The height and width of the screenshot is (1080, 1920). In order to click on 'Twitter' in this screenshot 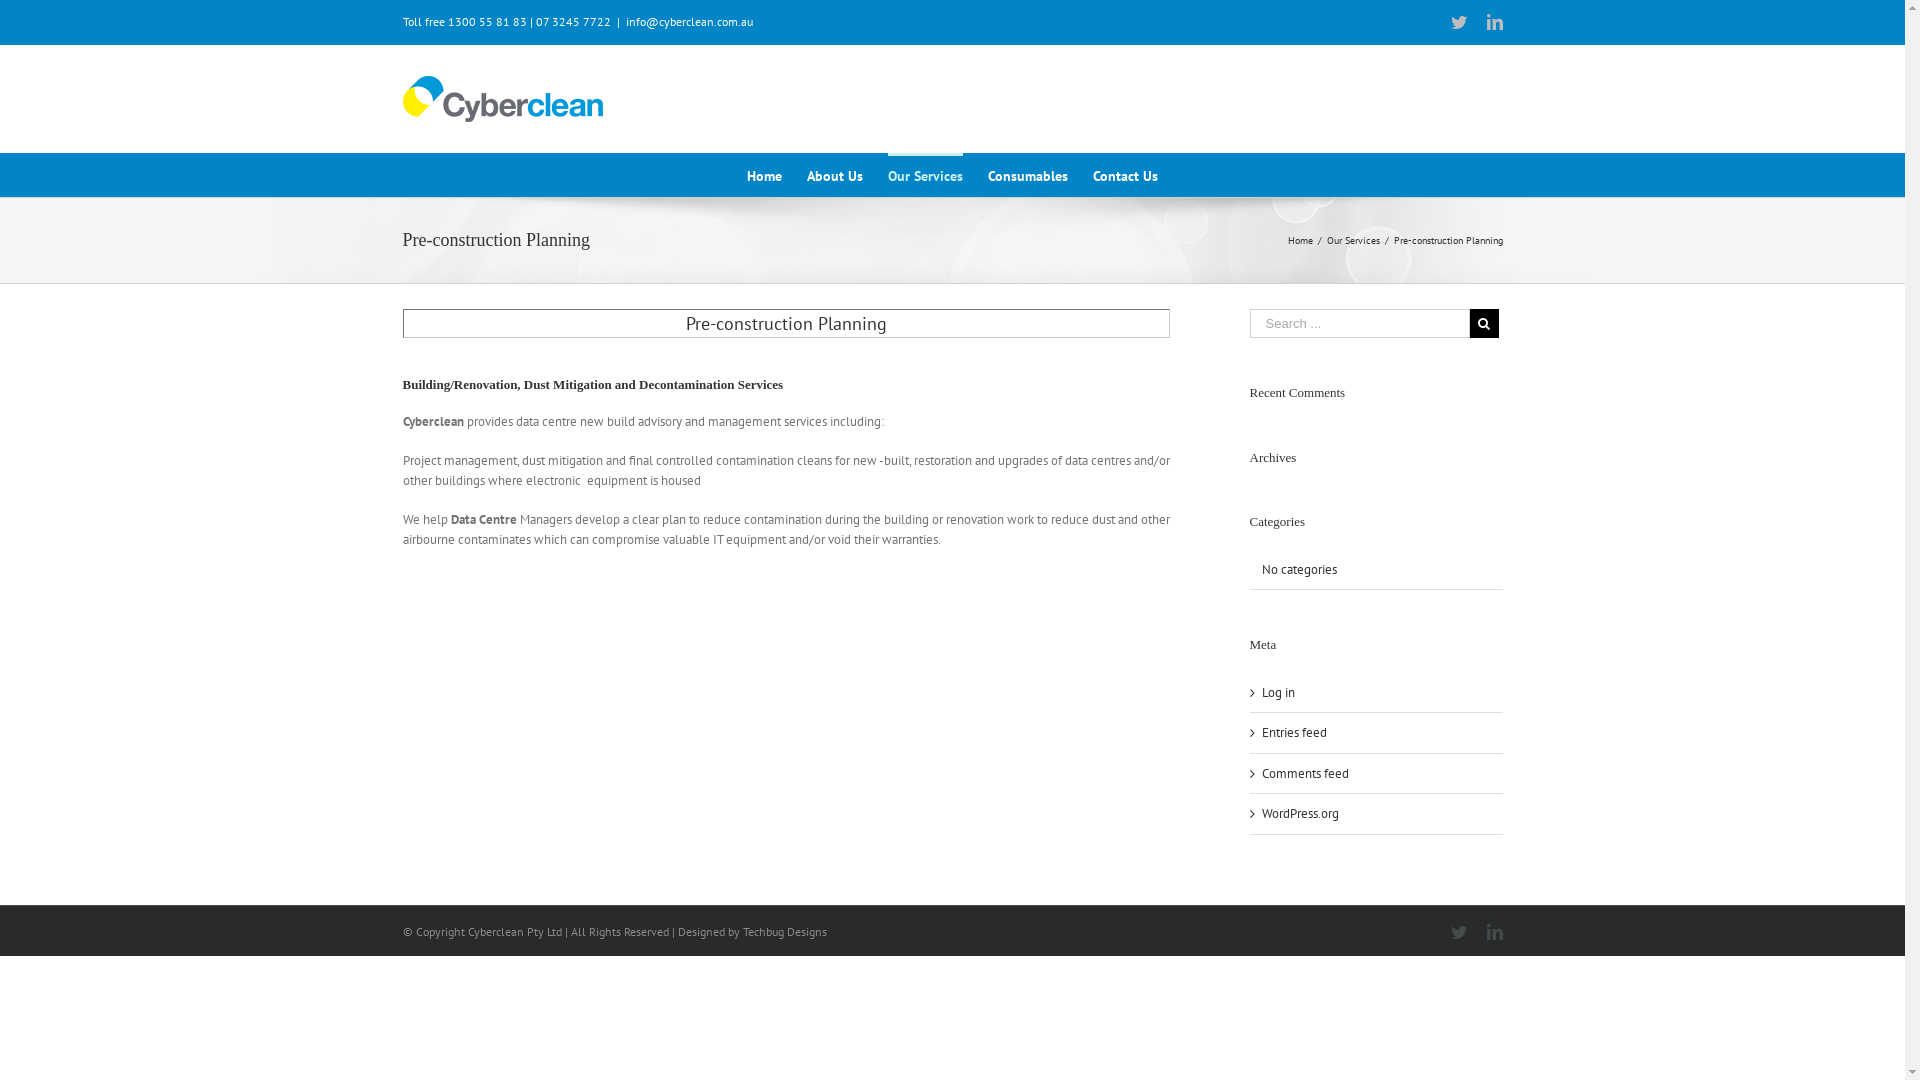, I will do `click(1458, 932)`.